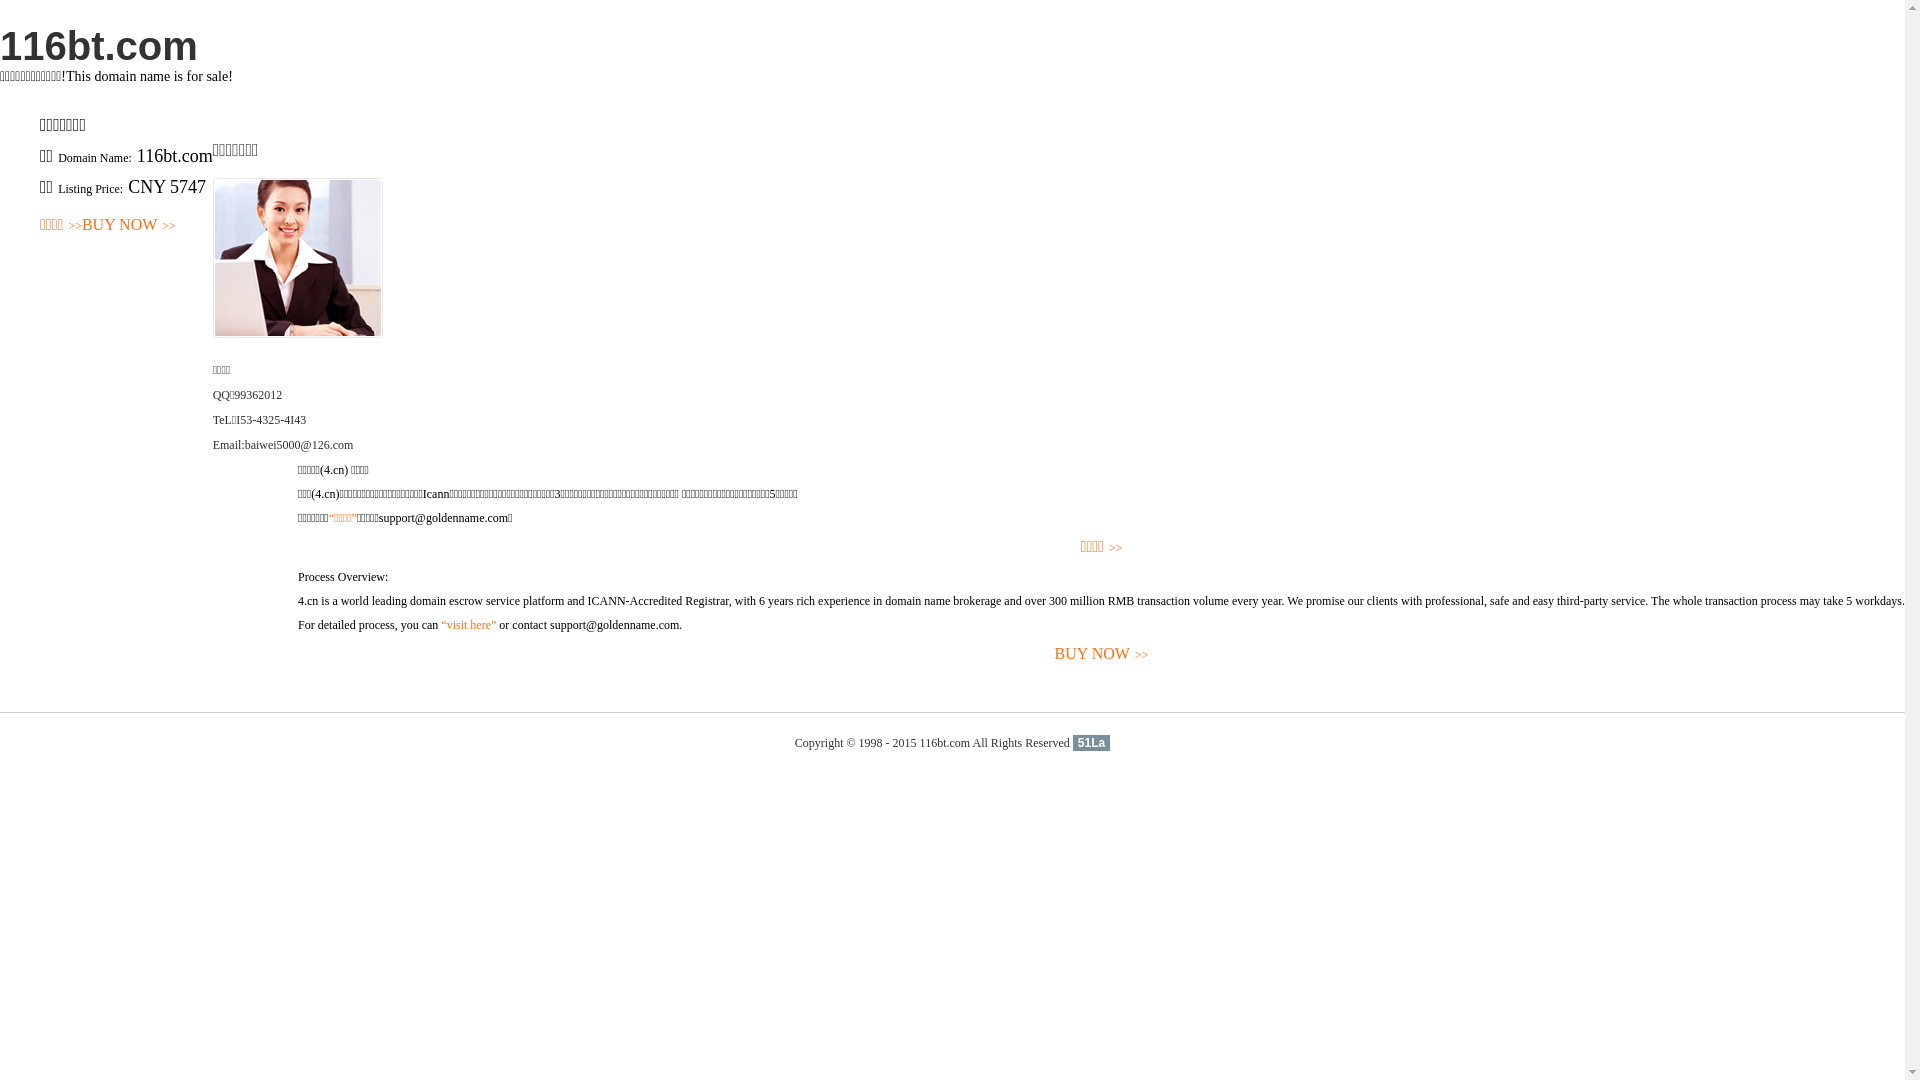 This screenshot has width=1920, height=1080. What do you see at coordinates (128, 225) in the screenshot?
I see `'BUY NOW>>'` at bounding box center [128, 225].